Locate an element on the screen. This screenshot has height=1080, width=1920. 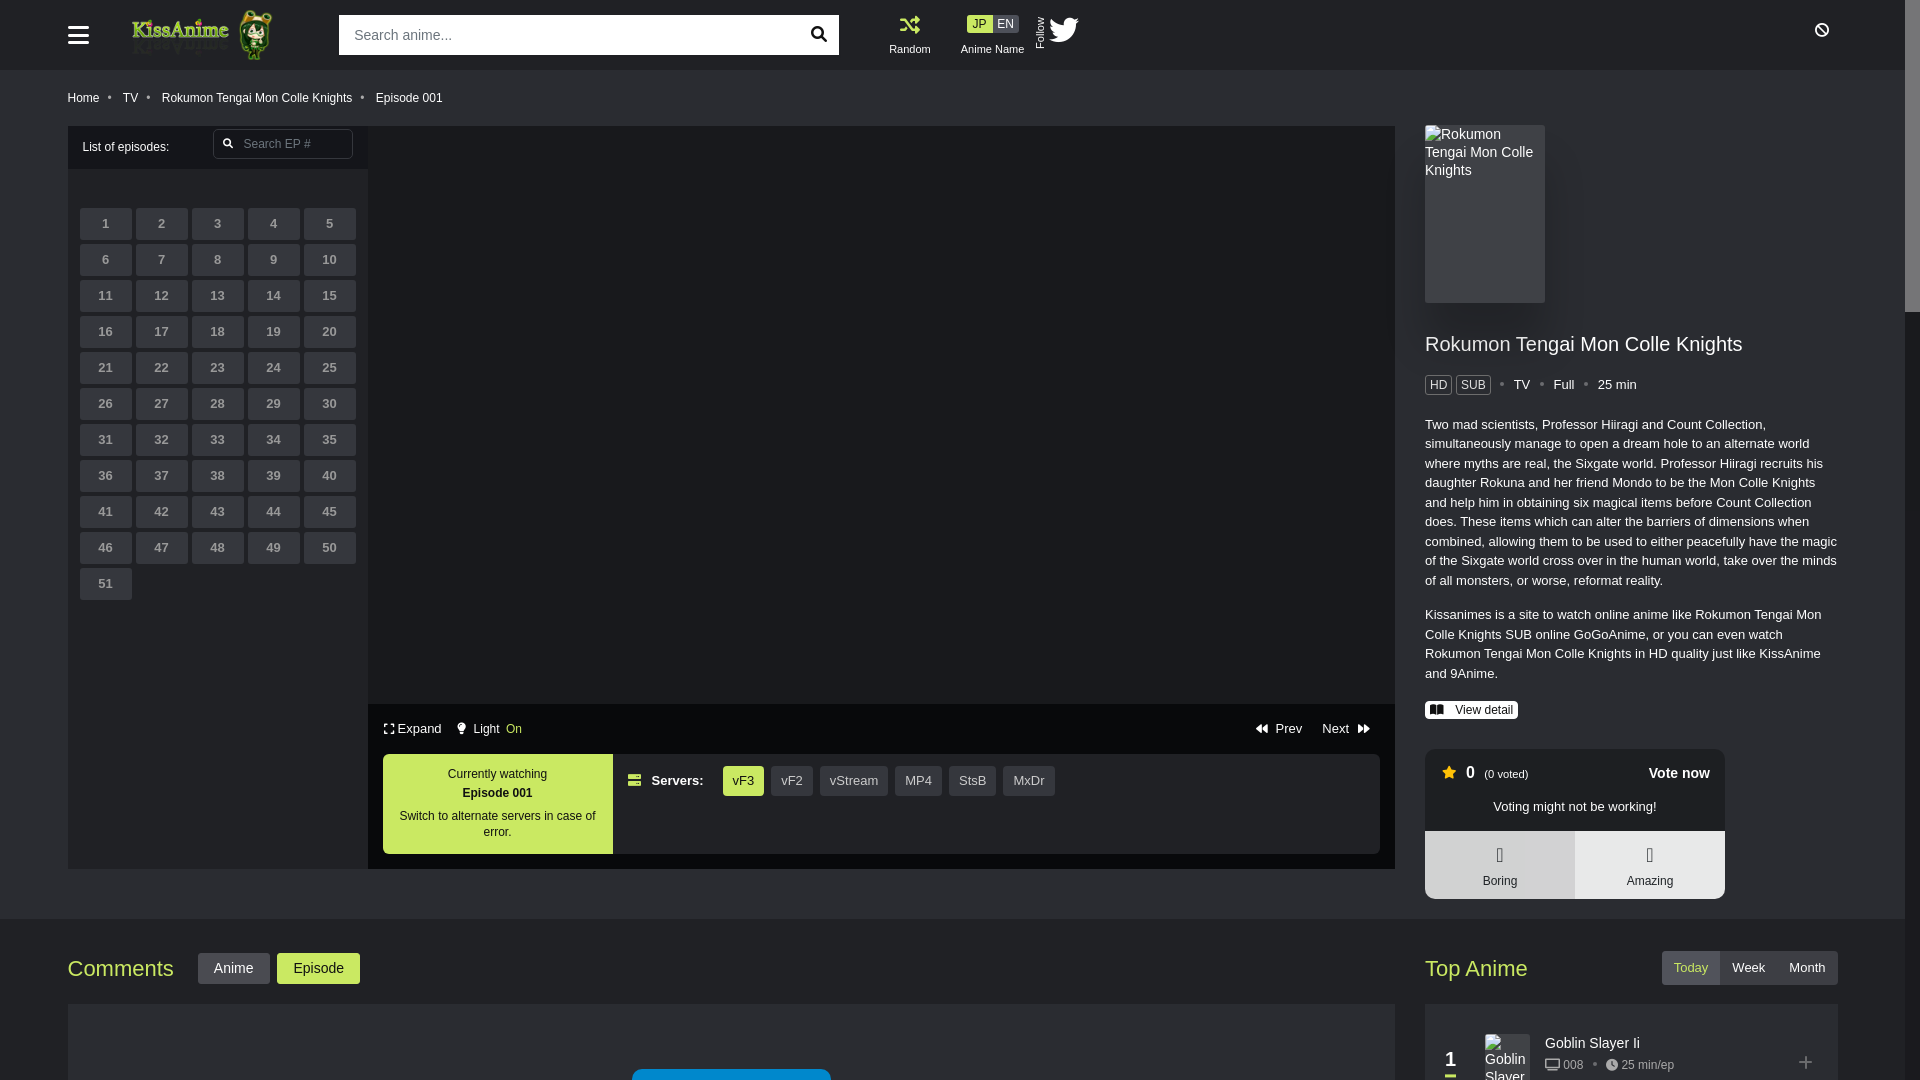
'34' is located at coordinates (272, 438).